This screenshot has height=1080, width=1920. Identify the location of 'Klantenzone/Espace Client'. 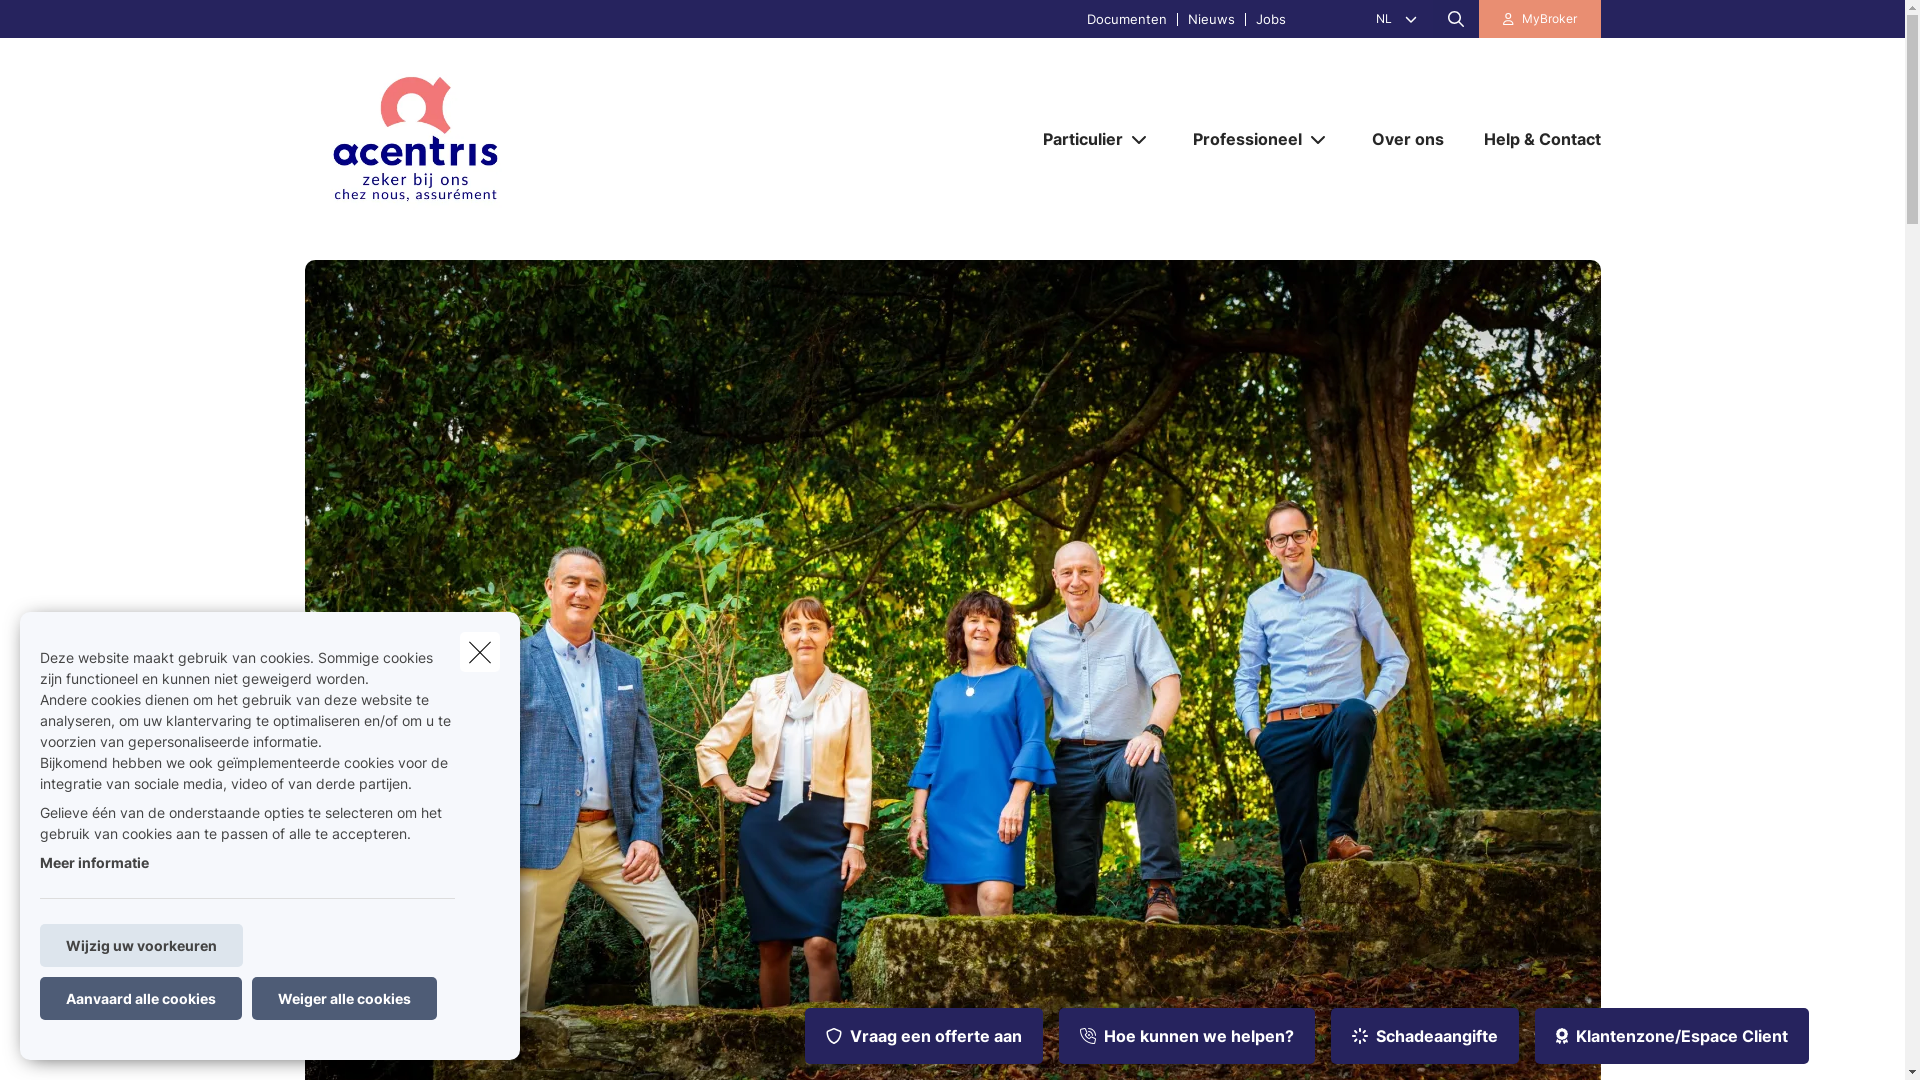
(1534, 1035).